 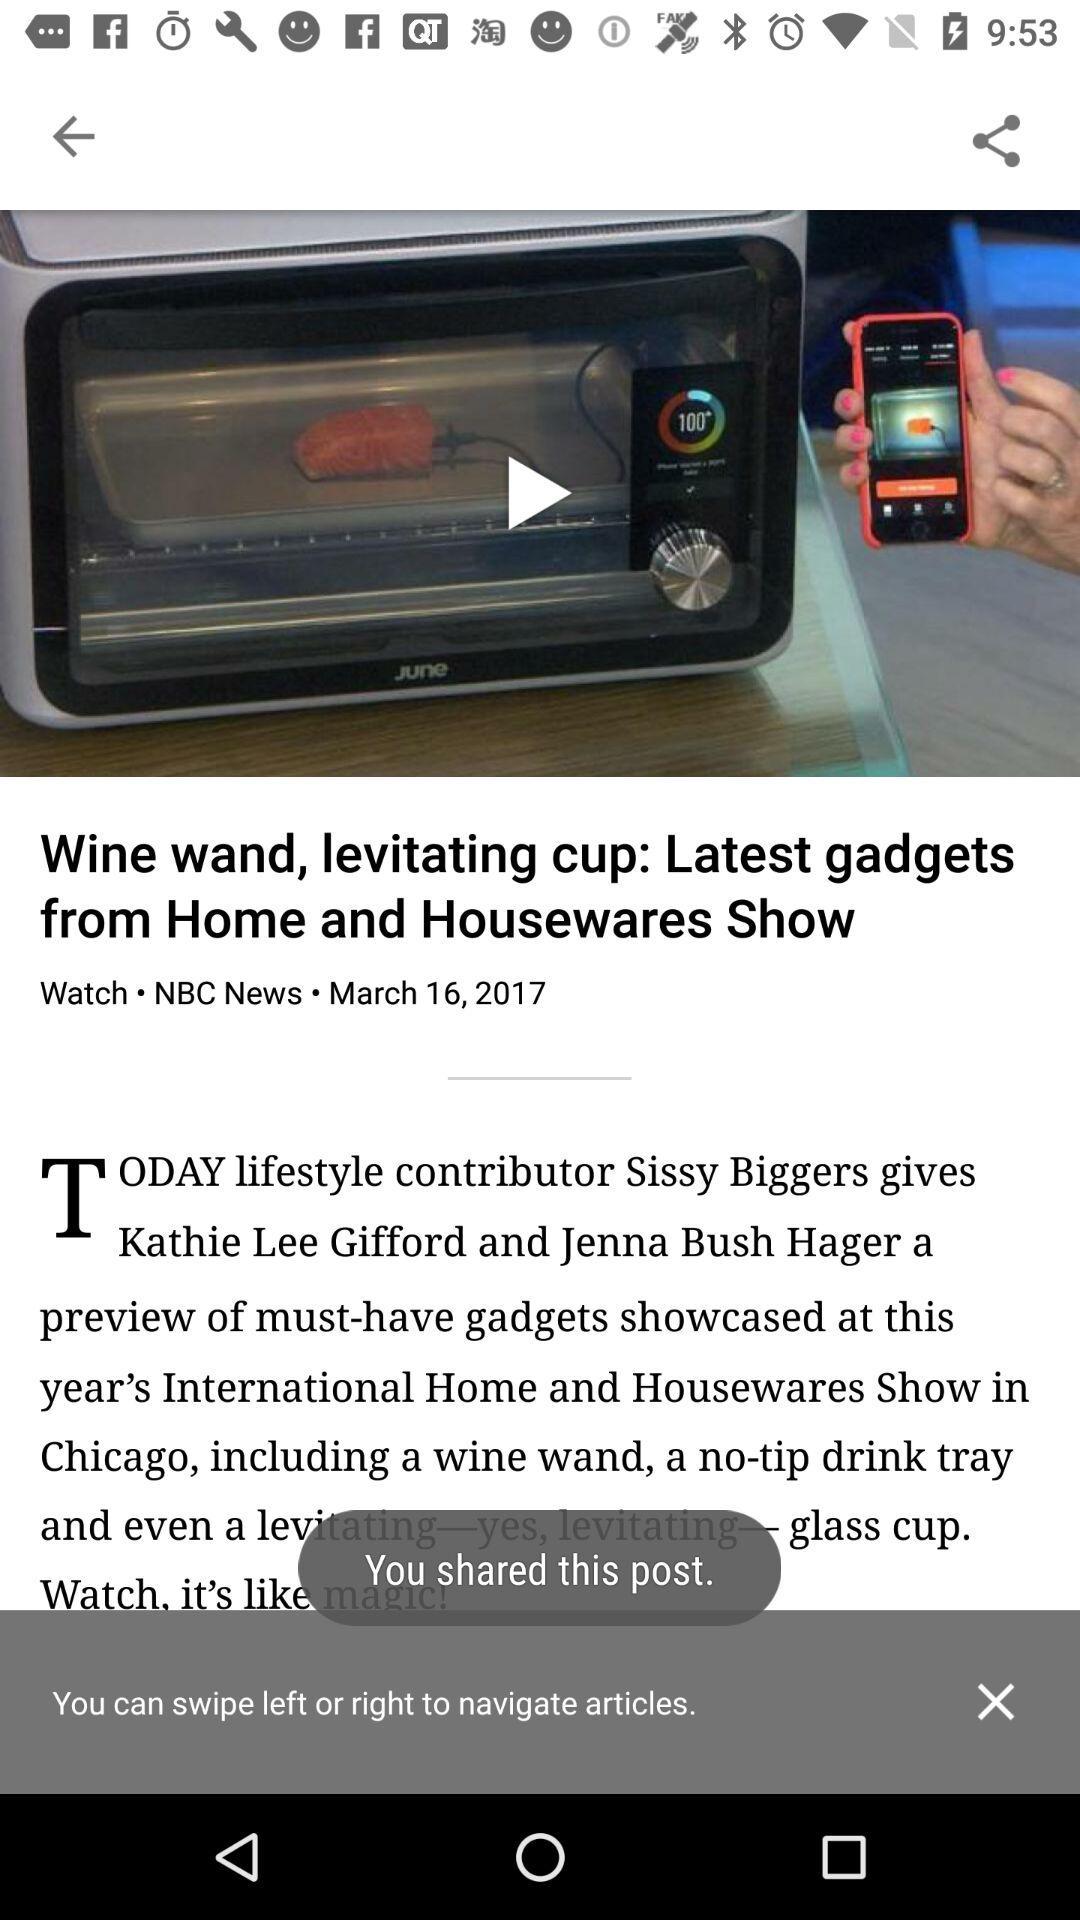 I want to click on share this article, so click(x=995, y=135).